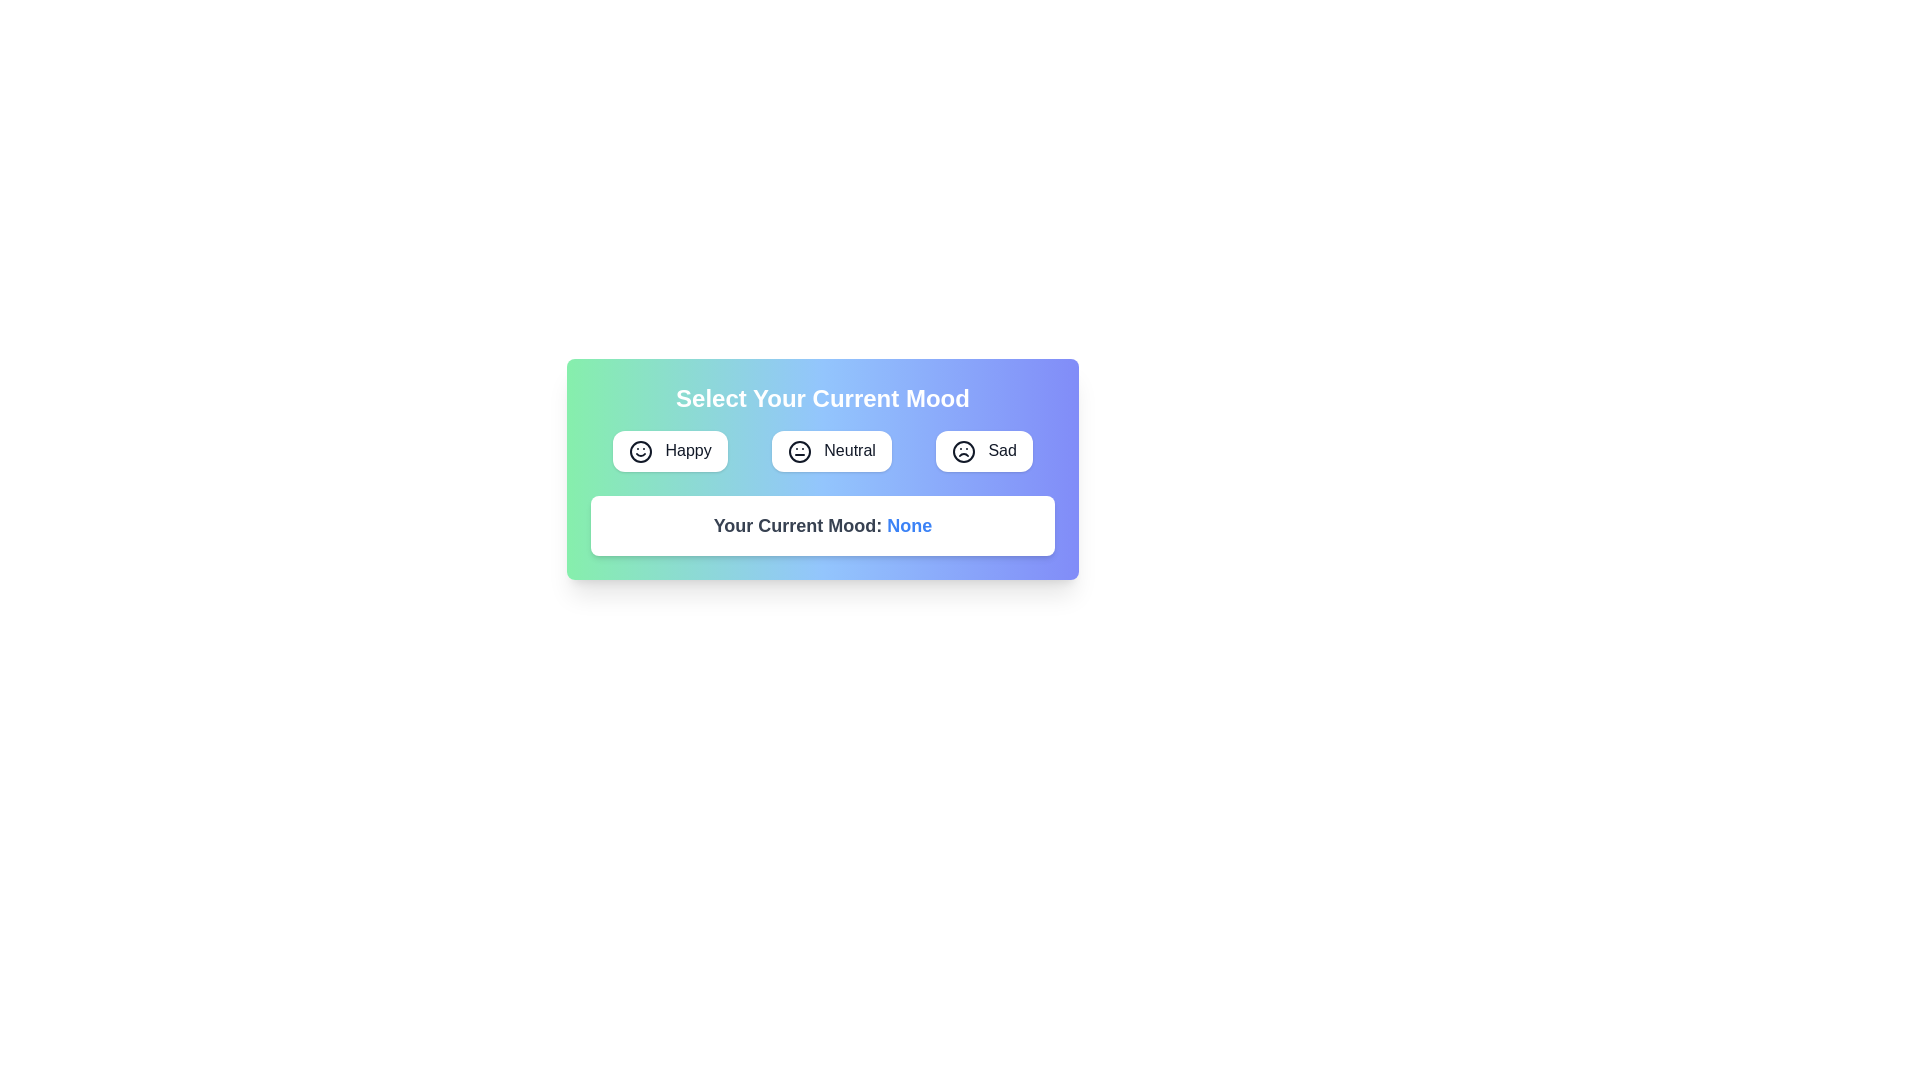 Image resolution: width=1920 pixels, height=1080 pixels. I want to click on the circular smiling face icon, so click(641, 451).